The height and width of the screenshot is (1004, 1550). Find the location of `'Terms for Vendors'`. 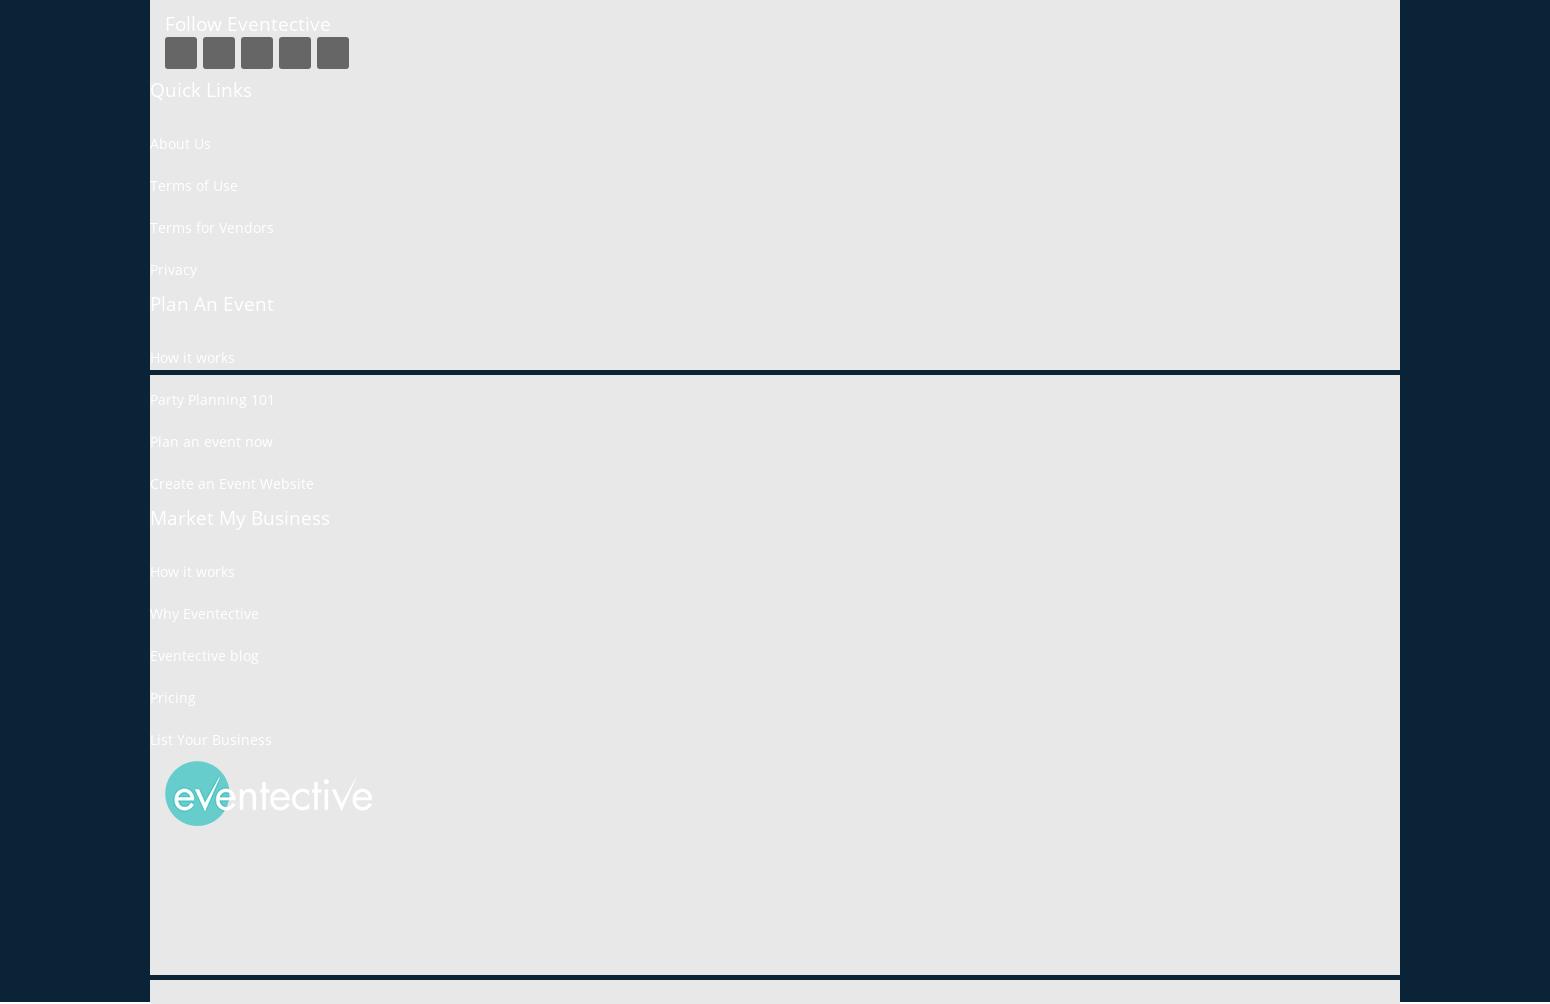

'Terms for Vendors' is located at coordinates (150, 226).